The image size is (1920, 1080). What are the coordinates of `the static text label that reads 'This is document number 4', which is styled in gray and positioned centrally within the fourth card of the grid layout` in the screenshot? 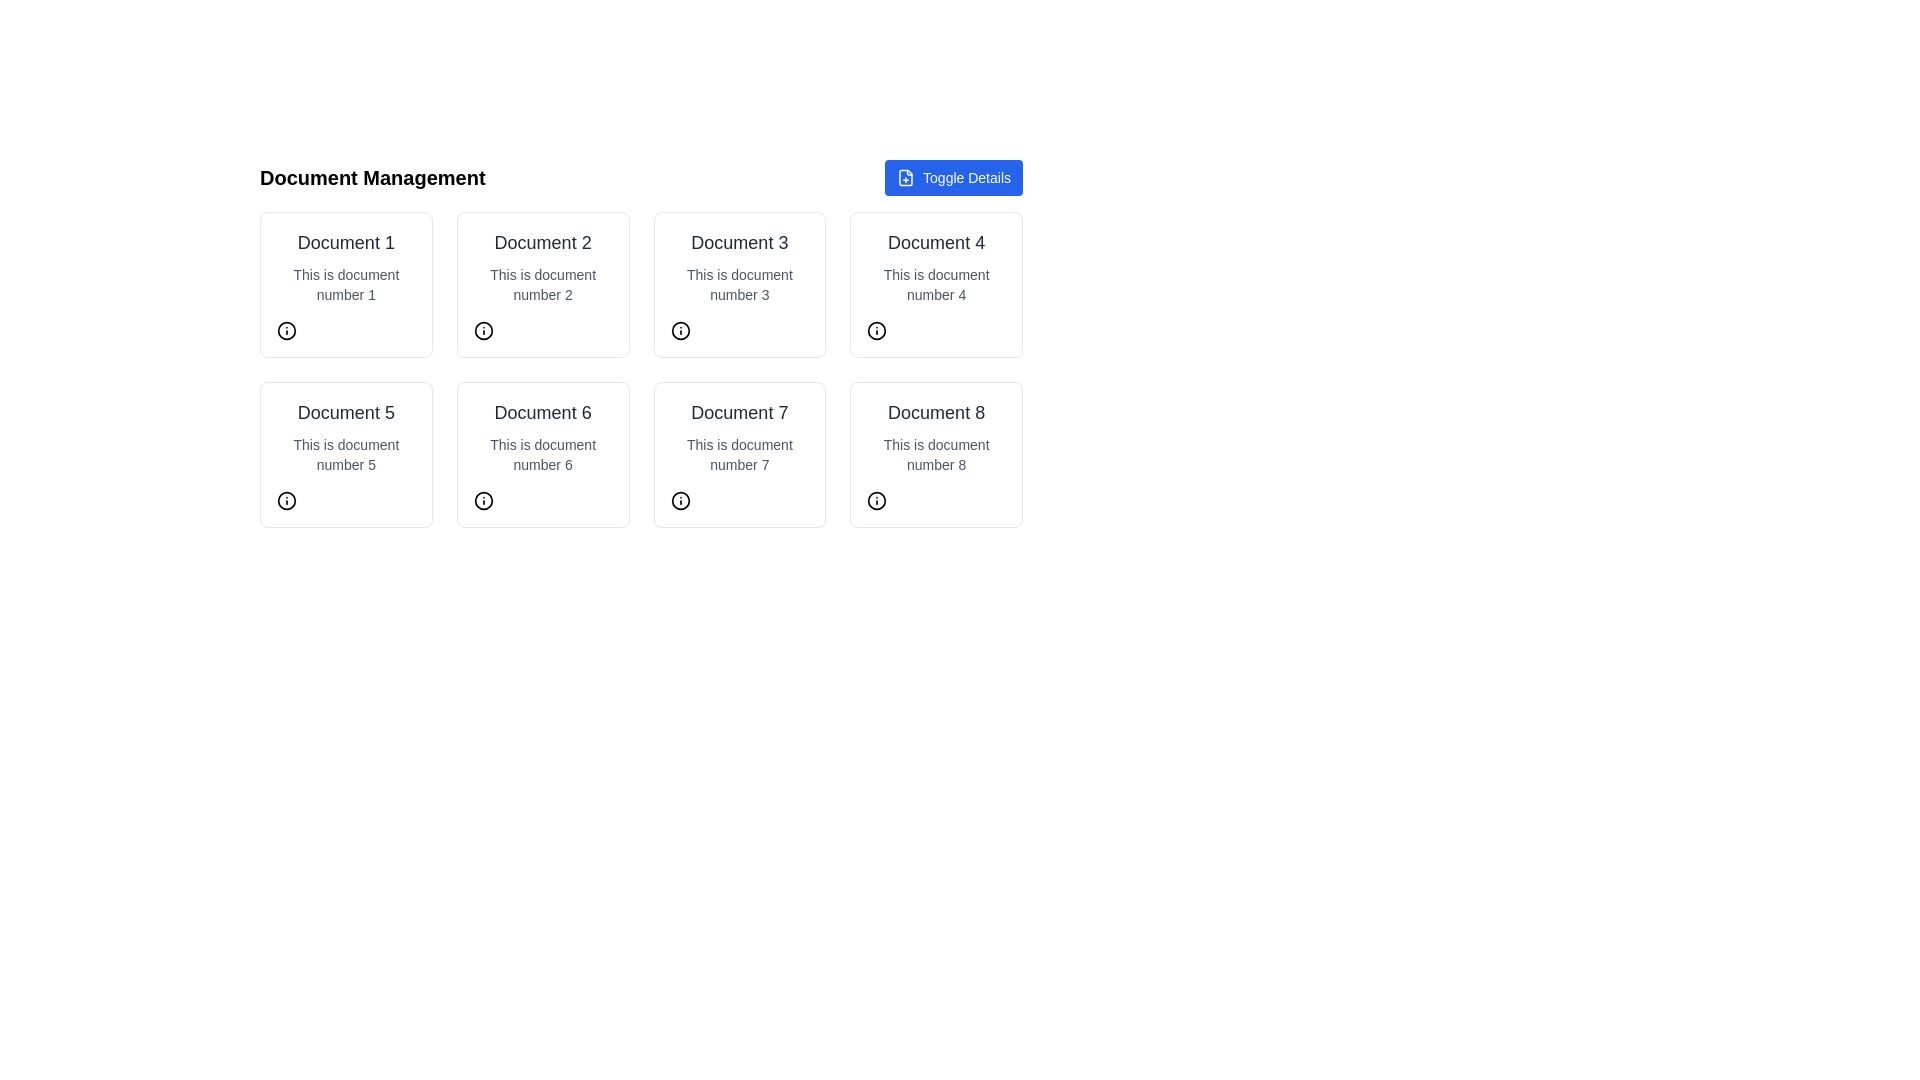 It's located at (935, 285).